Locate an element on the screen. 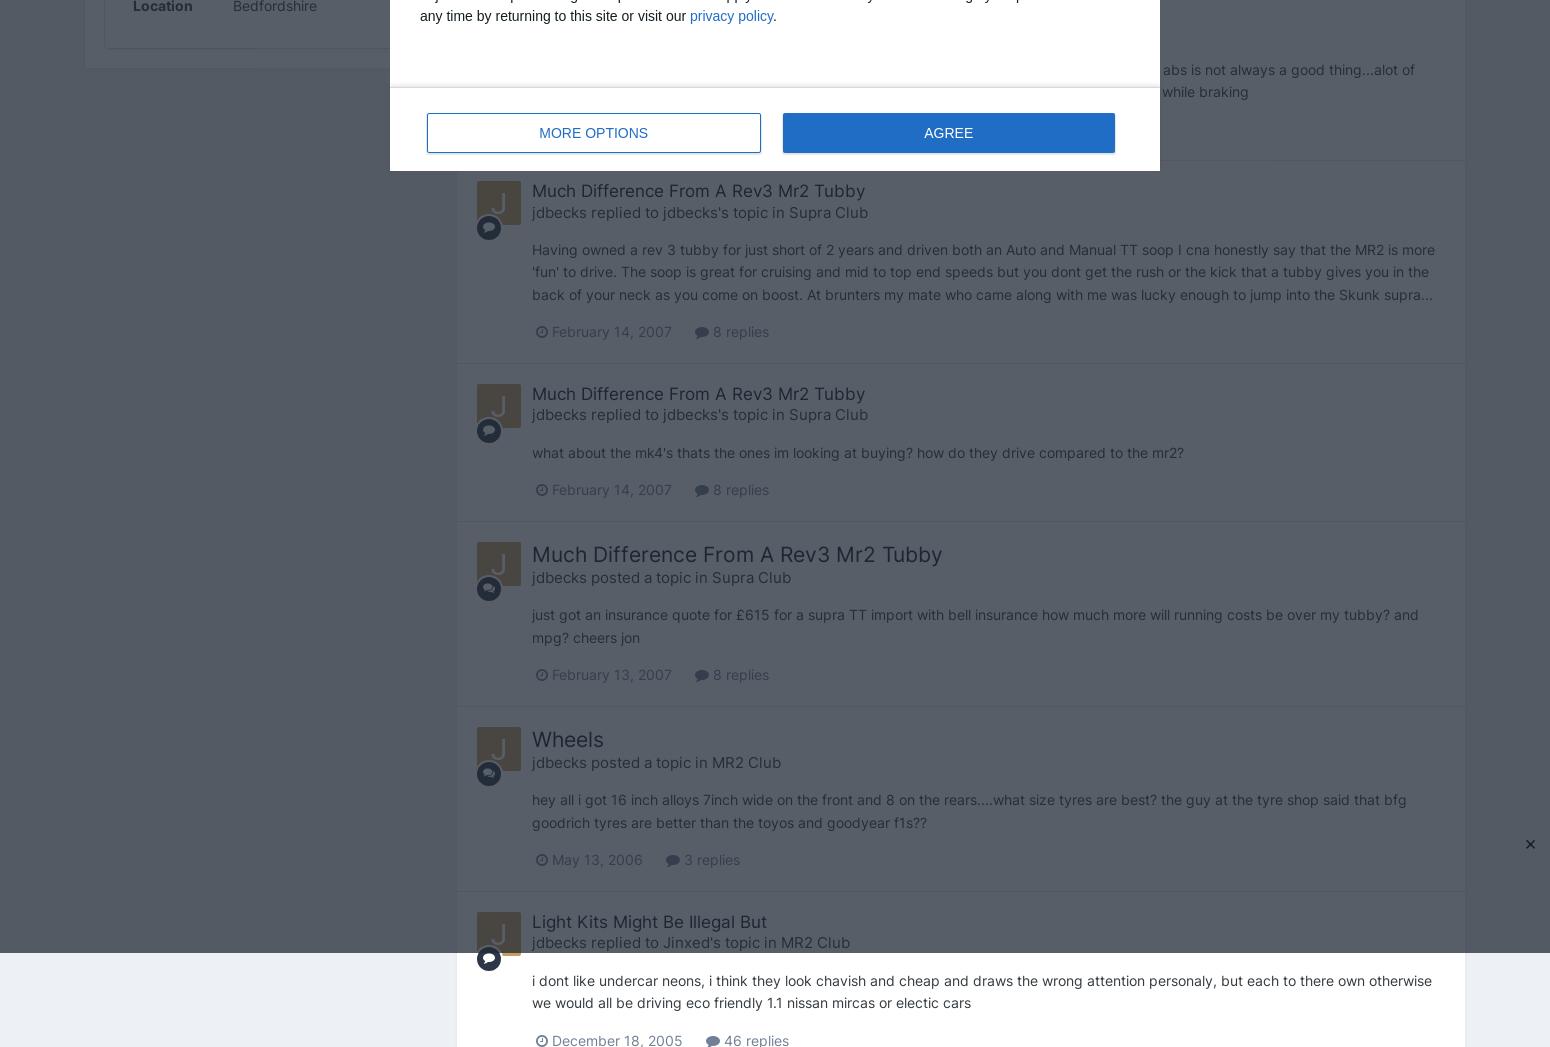 This screenshot has width=1550, height=1047. 'i dont like undercar neons, i think they look chavish and cheap and draws the wrong attention personaly, but each to there own otherwise we would all be driving eco friendly 1.1 nissan mircas or electic cars' is located at coordinates (979, 989).